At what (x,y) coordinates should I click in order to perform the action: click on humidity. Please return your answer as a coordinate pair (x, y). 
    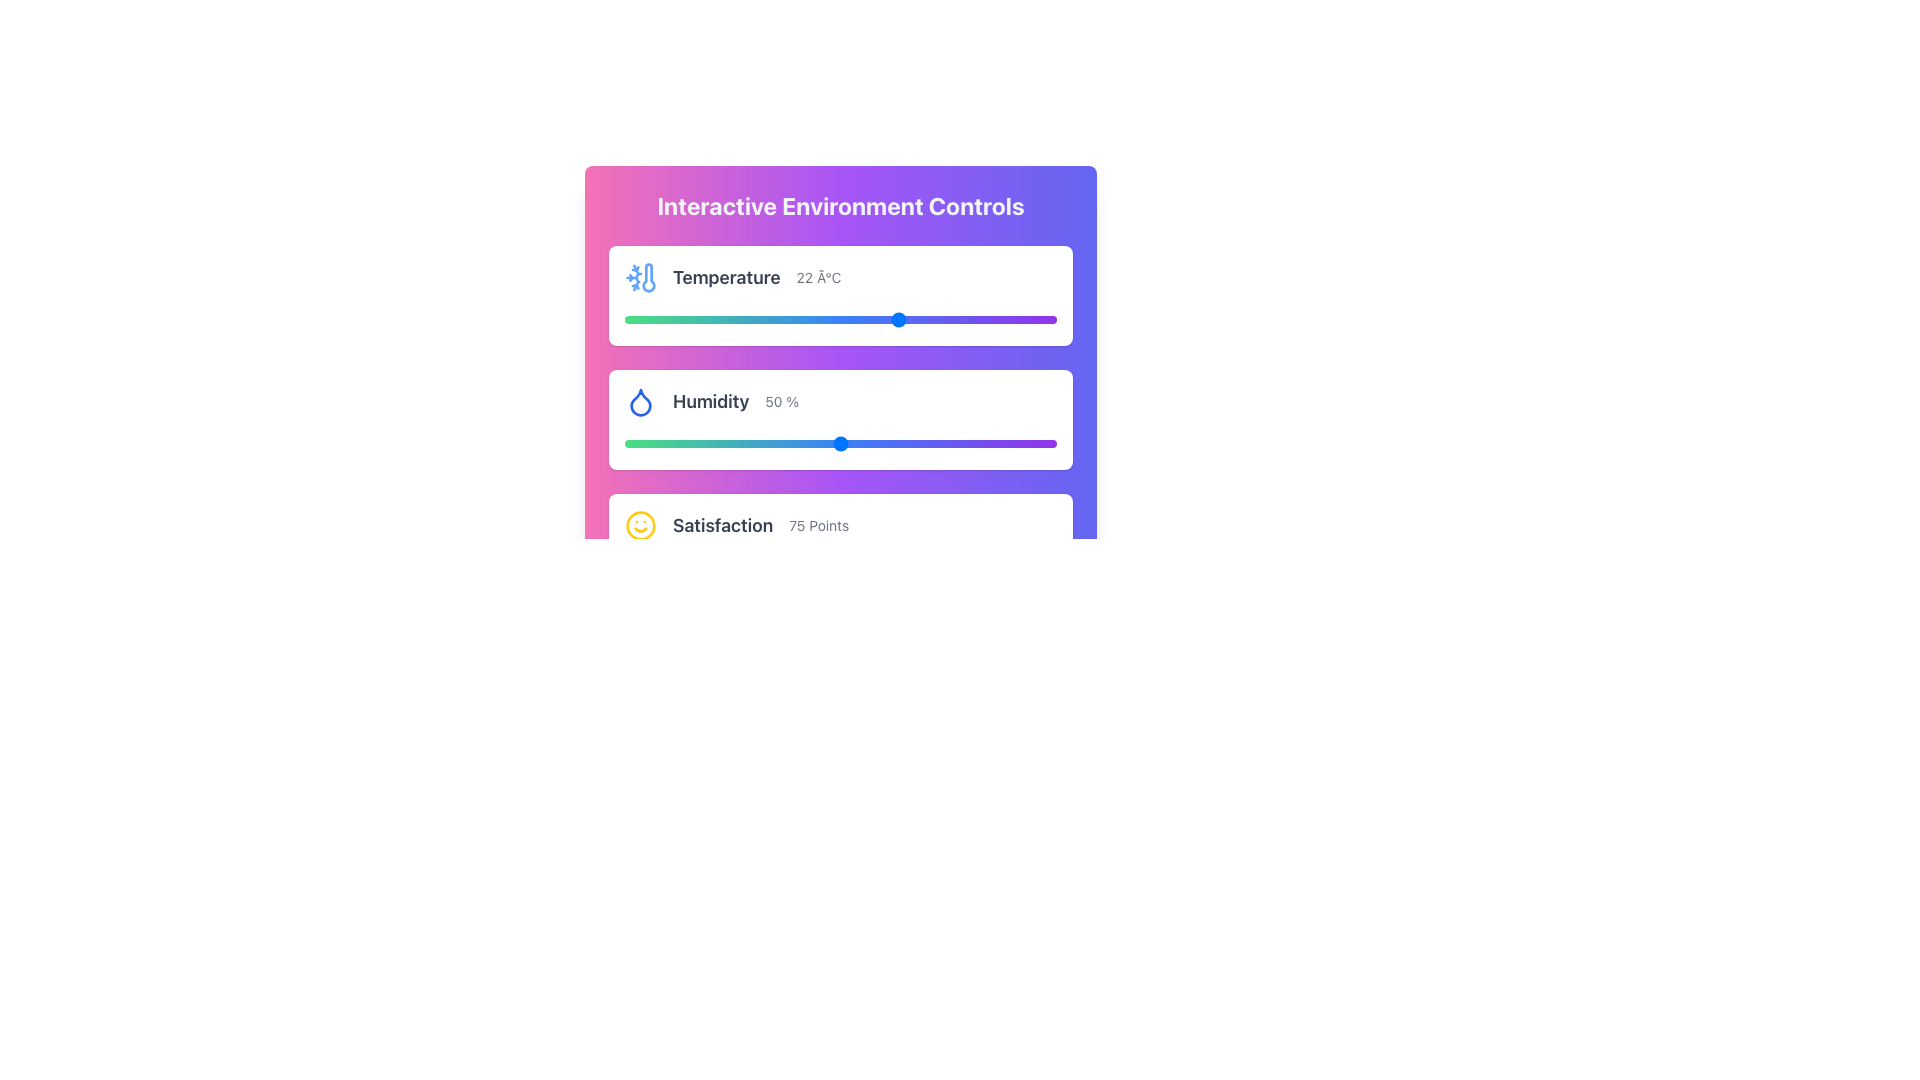
    Looking at the image, I should click on (1035, 442).